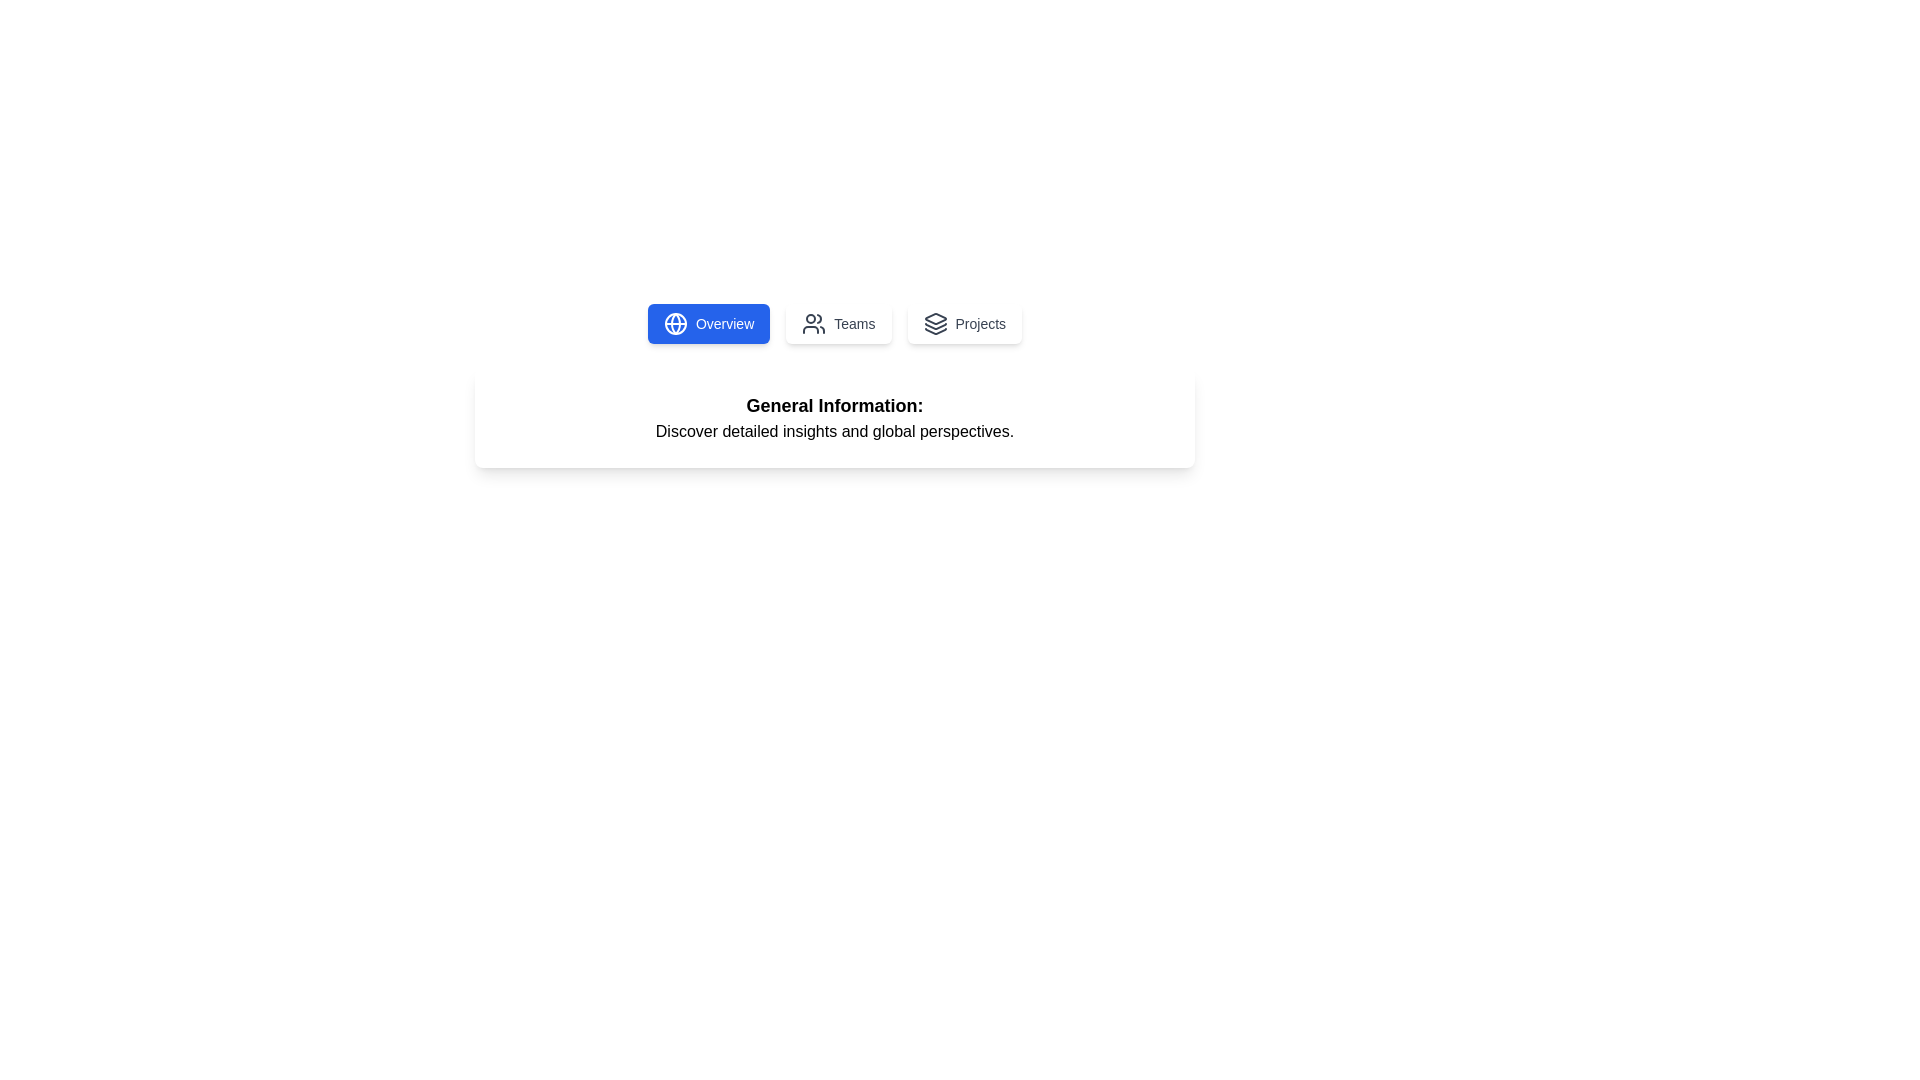 This screenshot has height=1080, width=1920. I want to click on label of the Text Label indicating 'Overview' which is part of the first button-like structure on the left, next to a globe icon, so click(724, 323).